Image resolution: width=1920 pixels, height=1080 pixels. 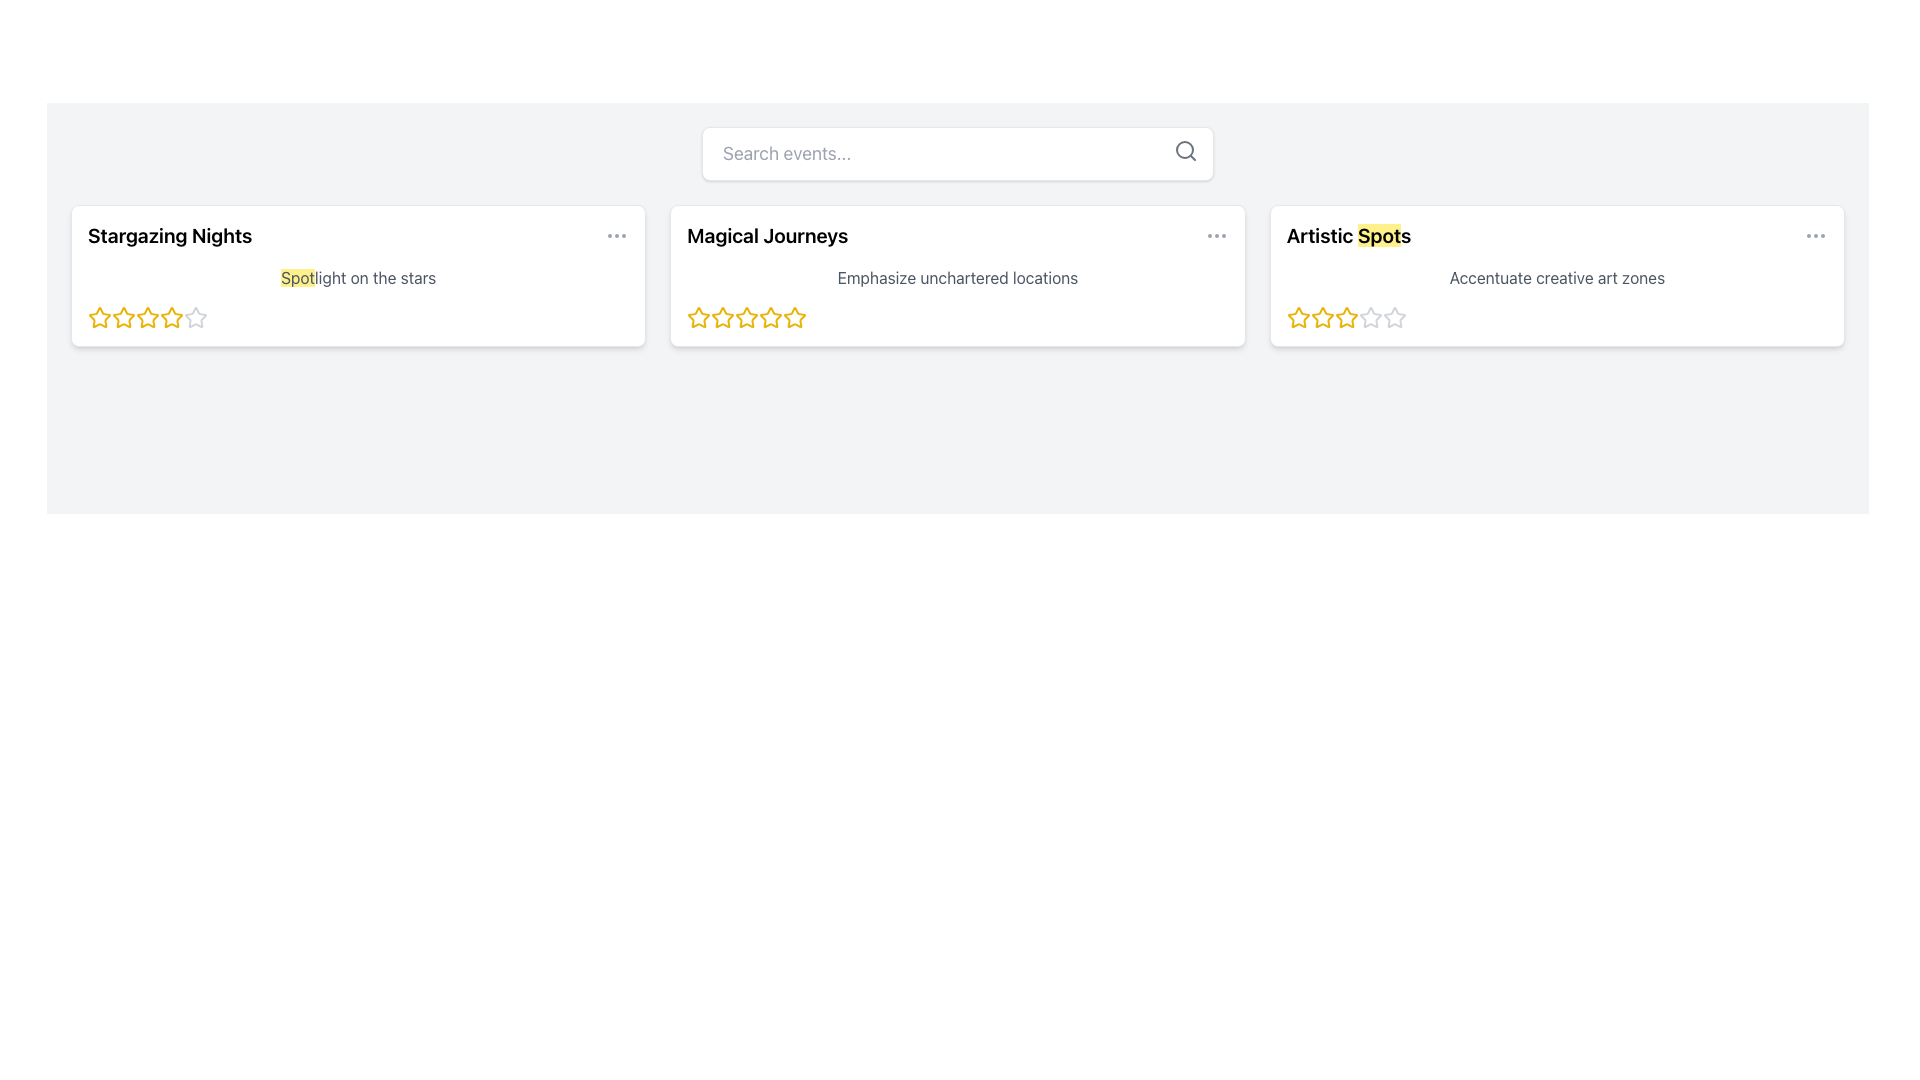 What do you see at coordinates (746, 316) in the screenshot?
I see `the second star-shaped icon with a yellow border in the rating system of the 'Magical Journeys' card to rate it` at bounding box center [746, 316].